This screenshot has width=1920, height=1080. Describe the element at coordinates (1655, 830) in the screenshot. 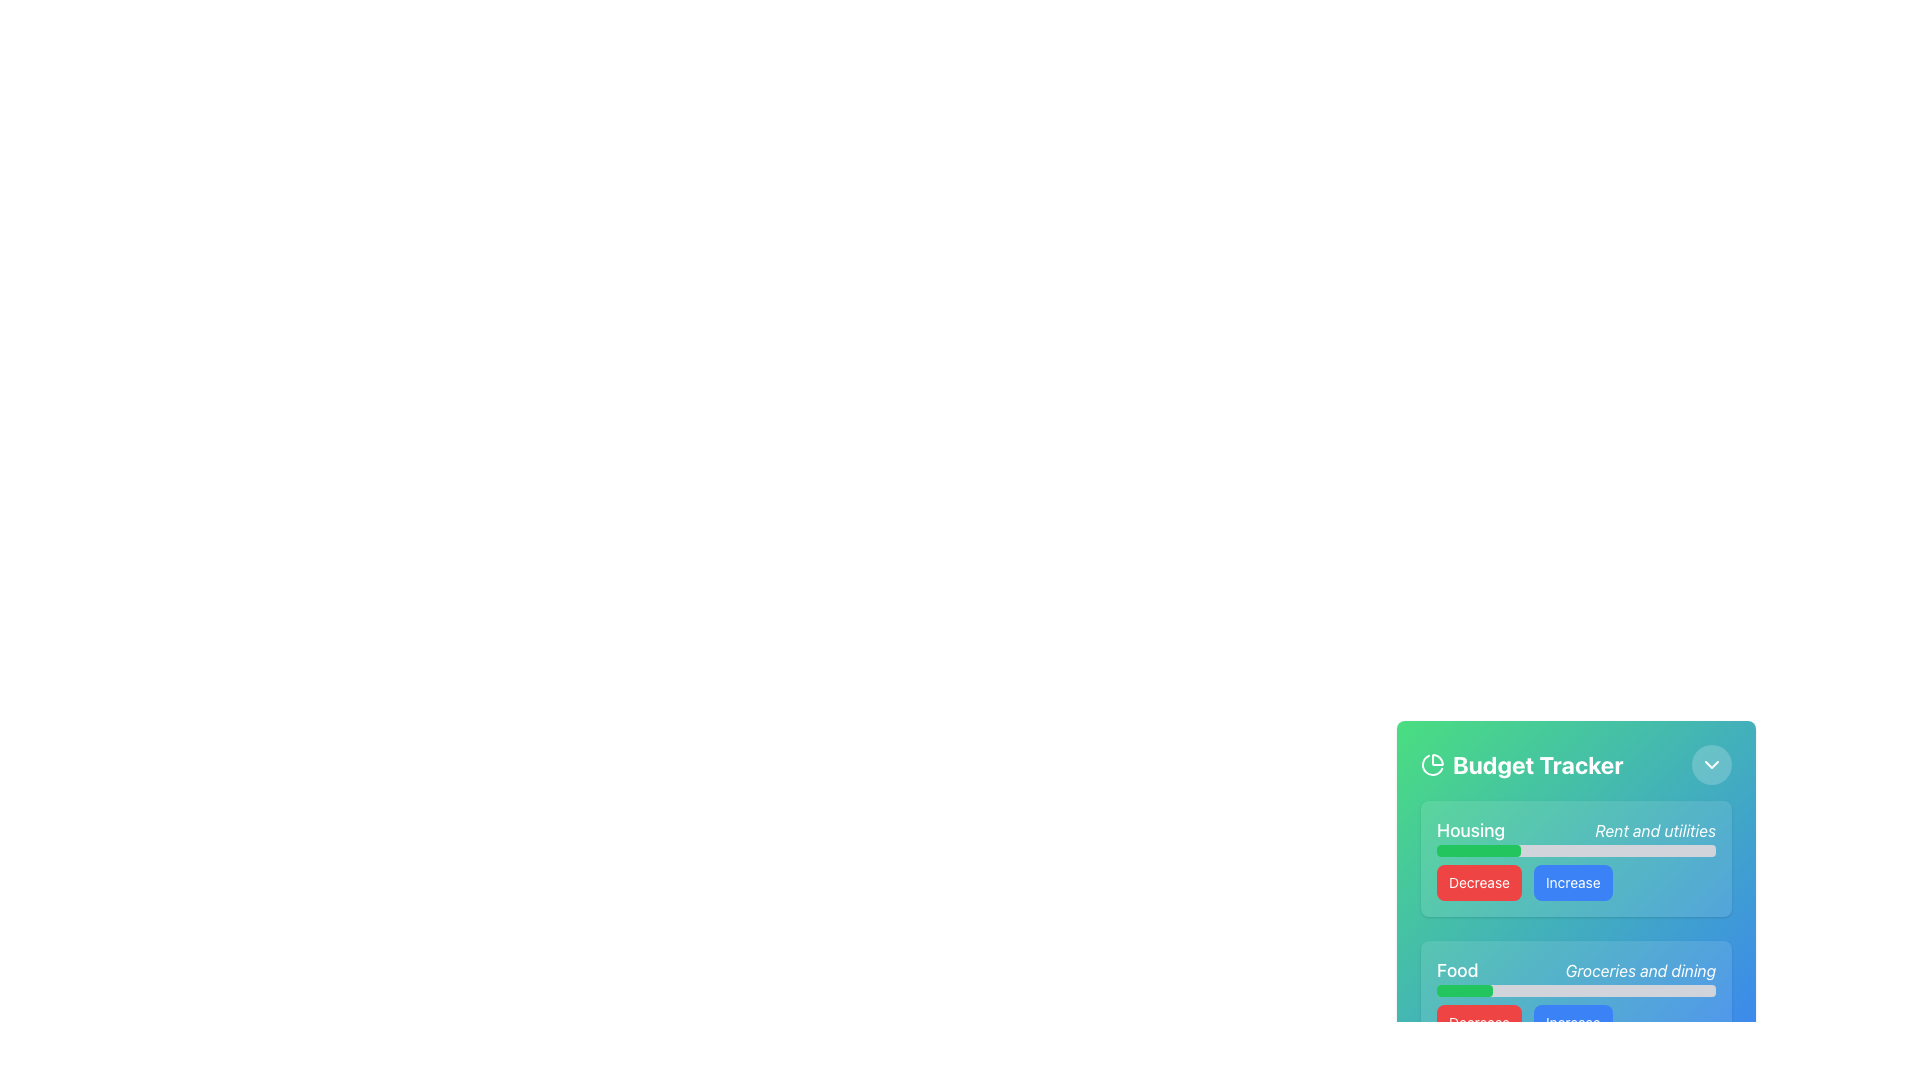

I see `the Text Label that provides context for the adjacent progress bar, located to the right of the 'Housing' text and above the 'Decrease' and 'Increase' buttons` at that location.